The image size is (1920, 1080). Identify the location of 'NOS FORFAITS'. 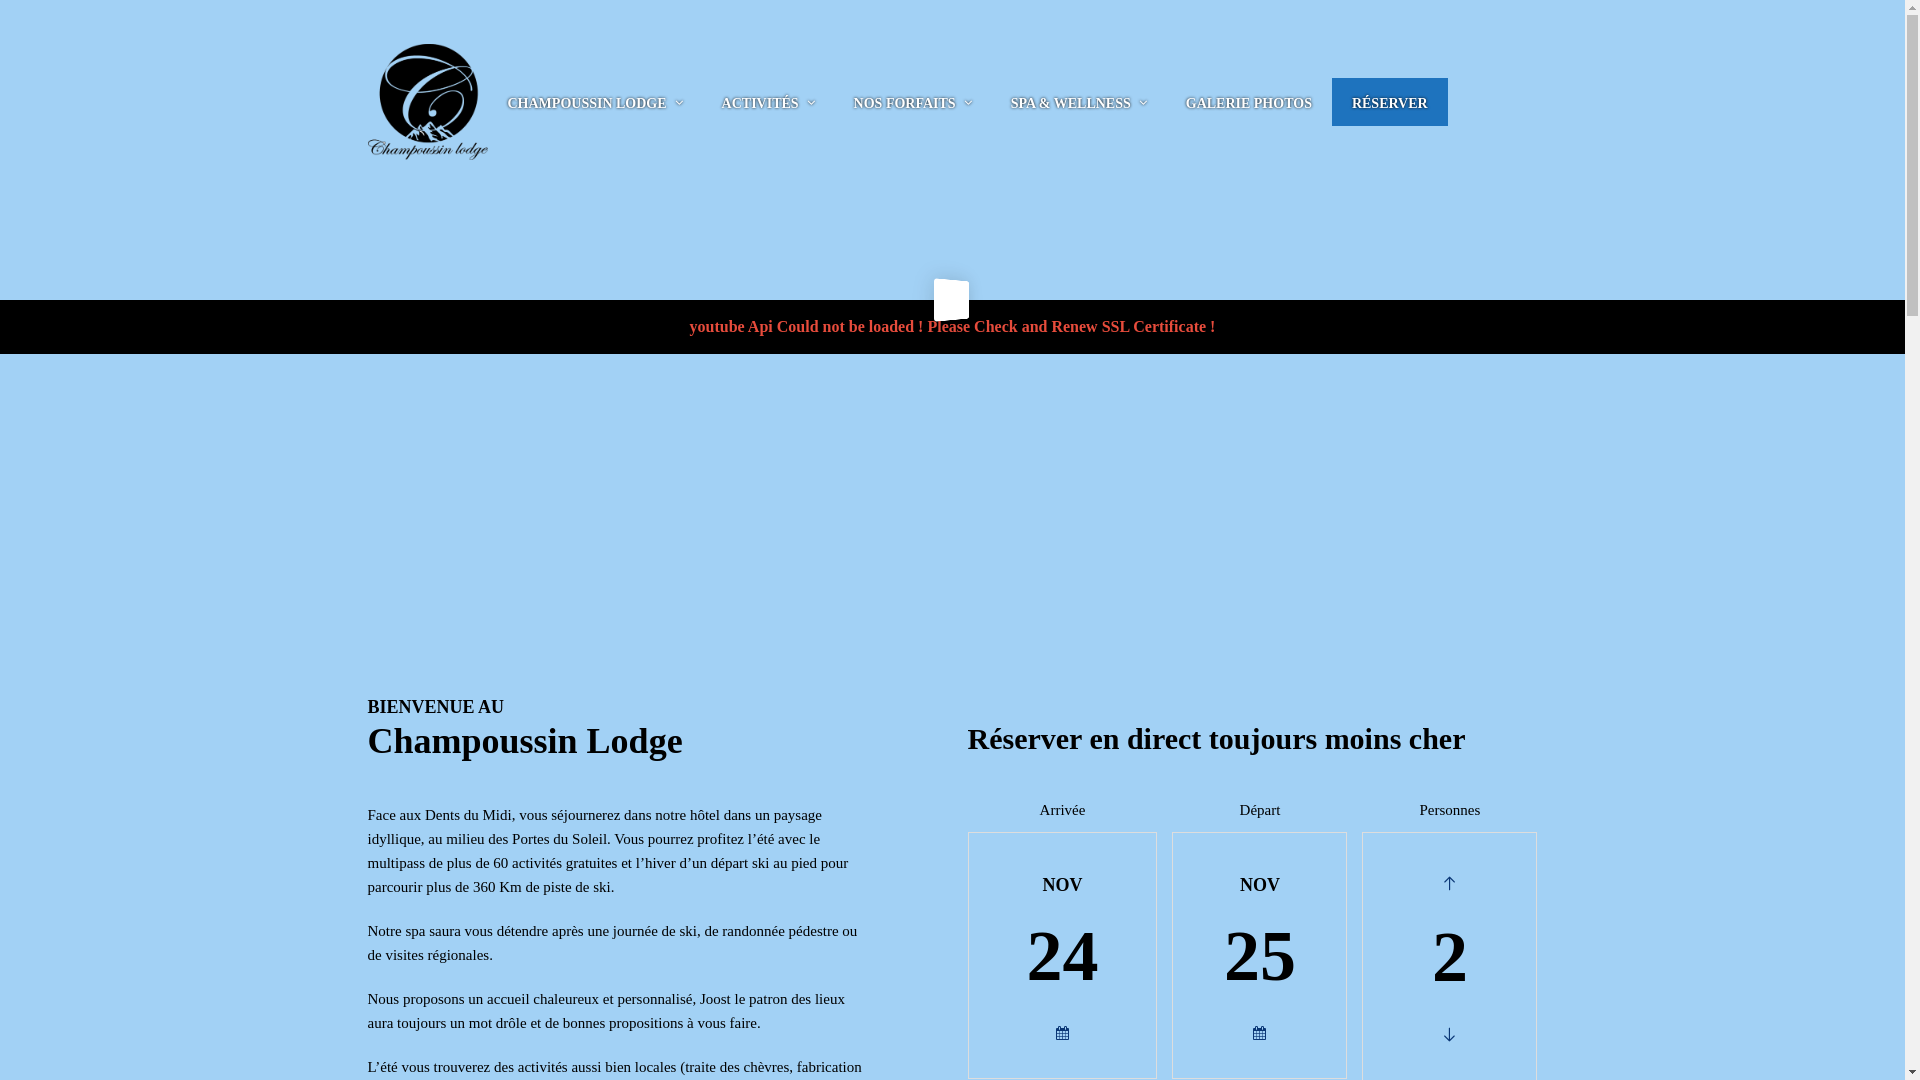
(904, 101).